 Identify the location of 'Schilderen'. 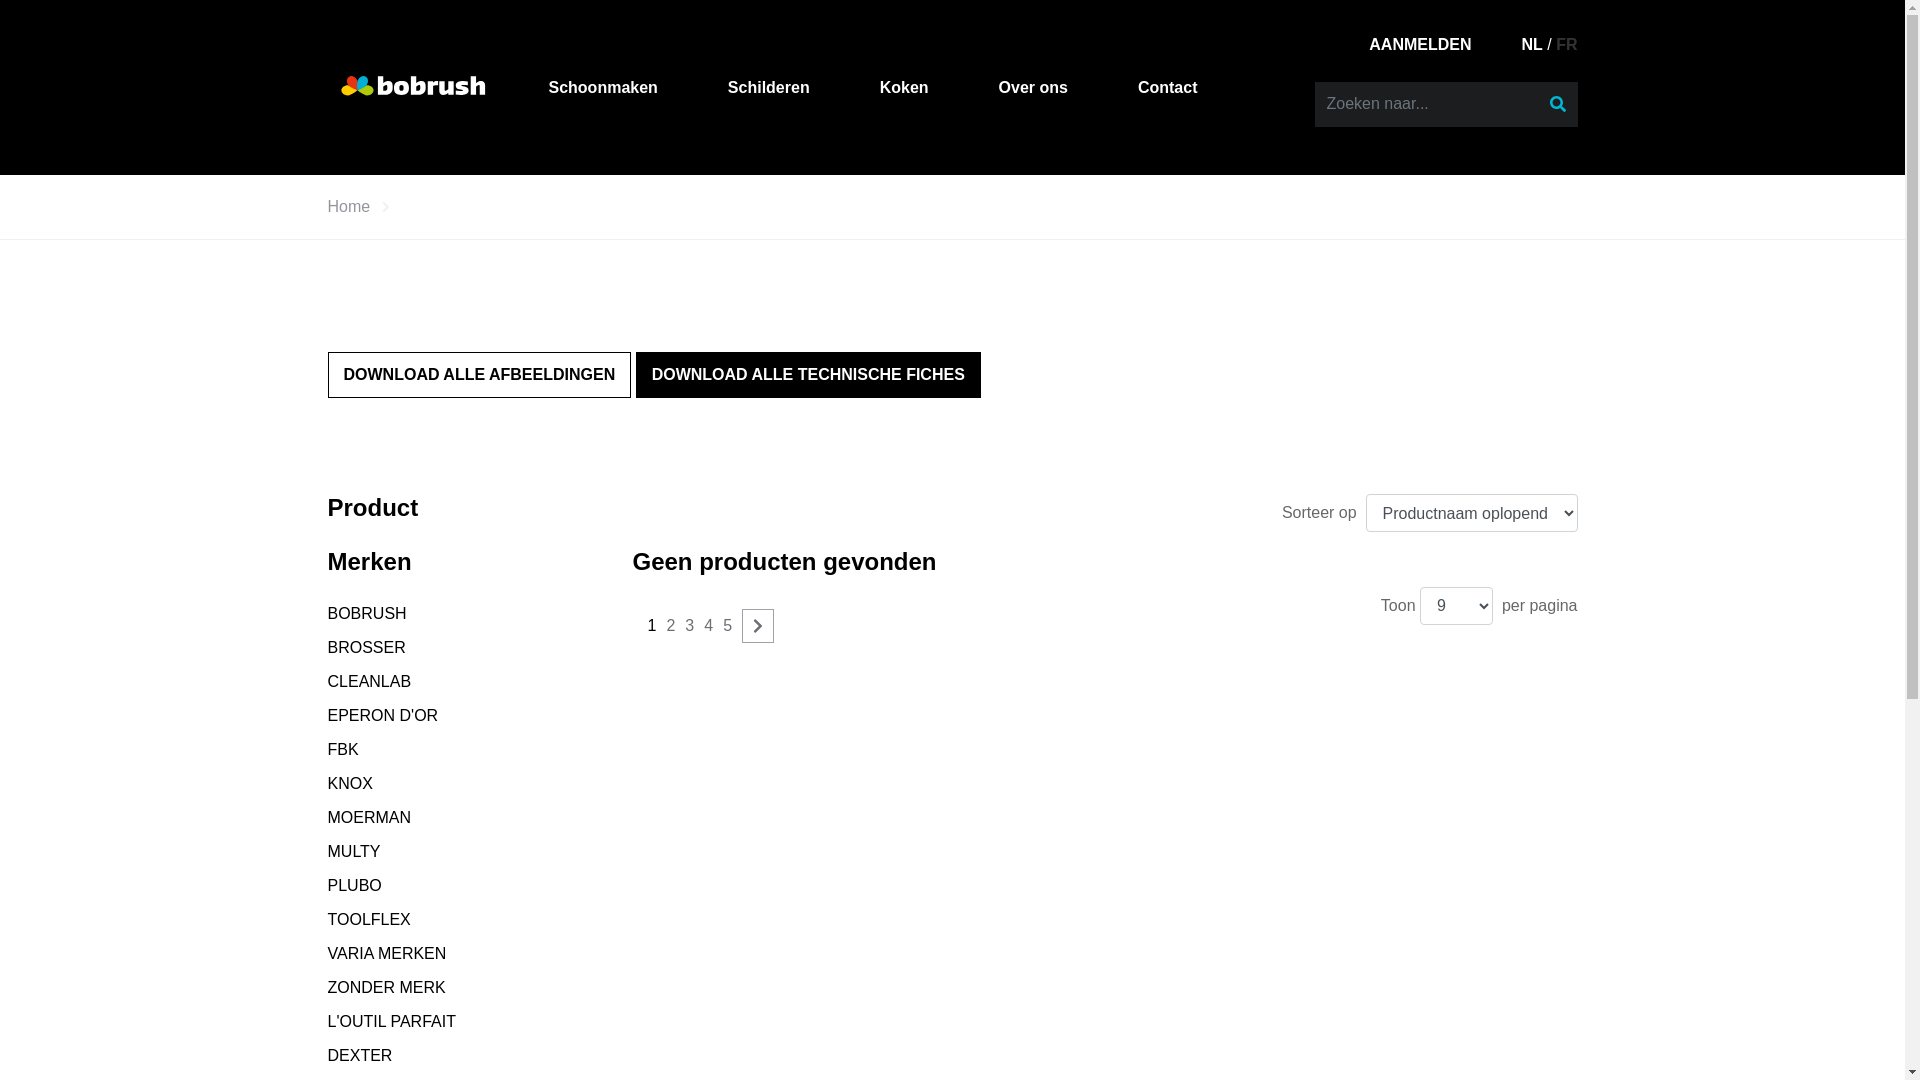
(767, 87).